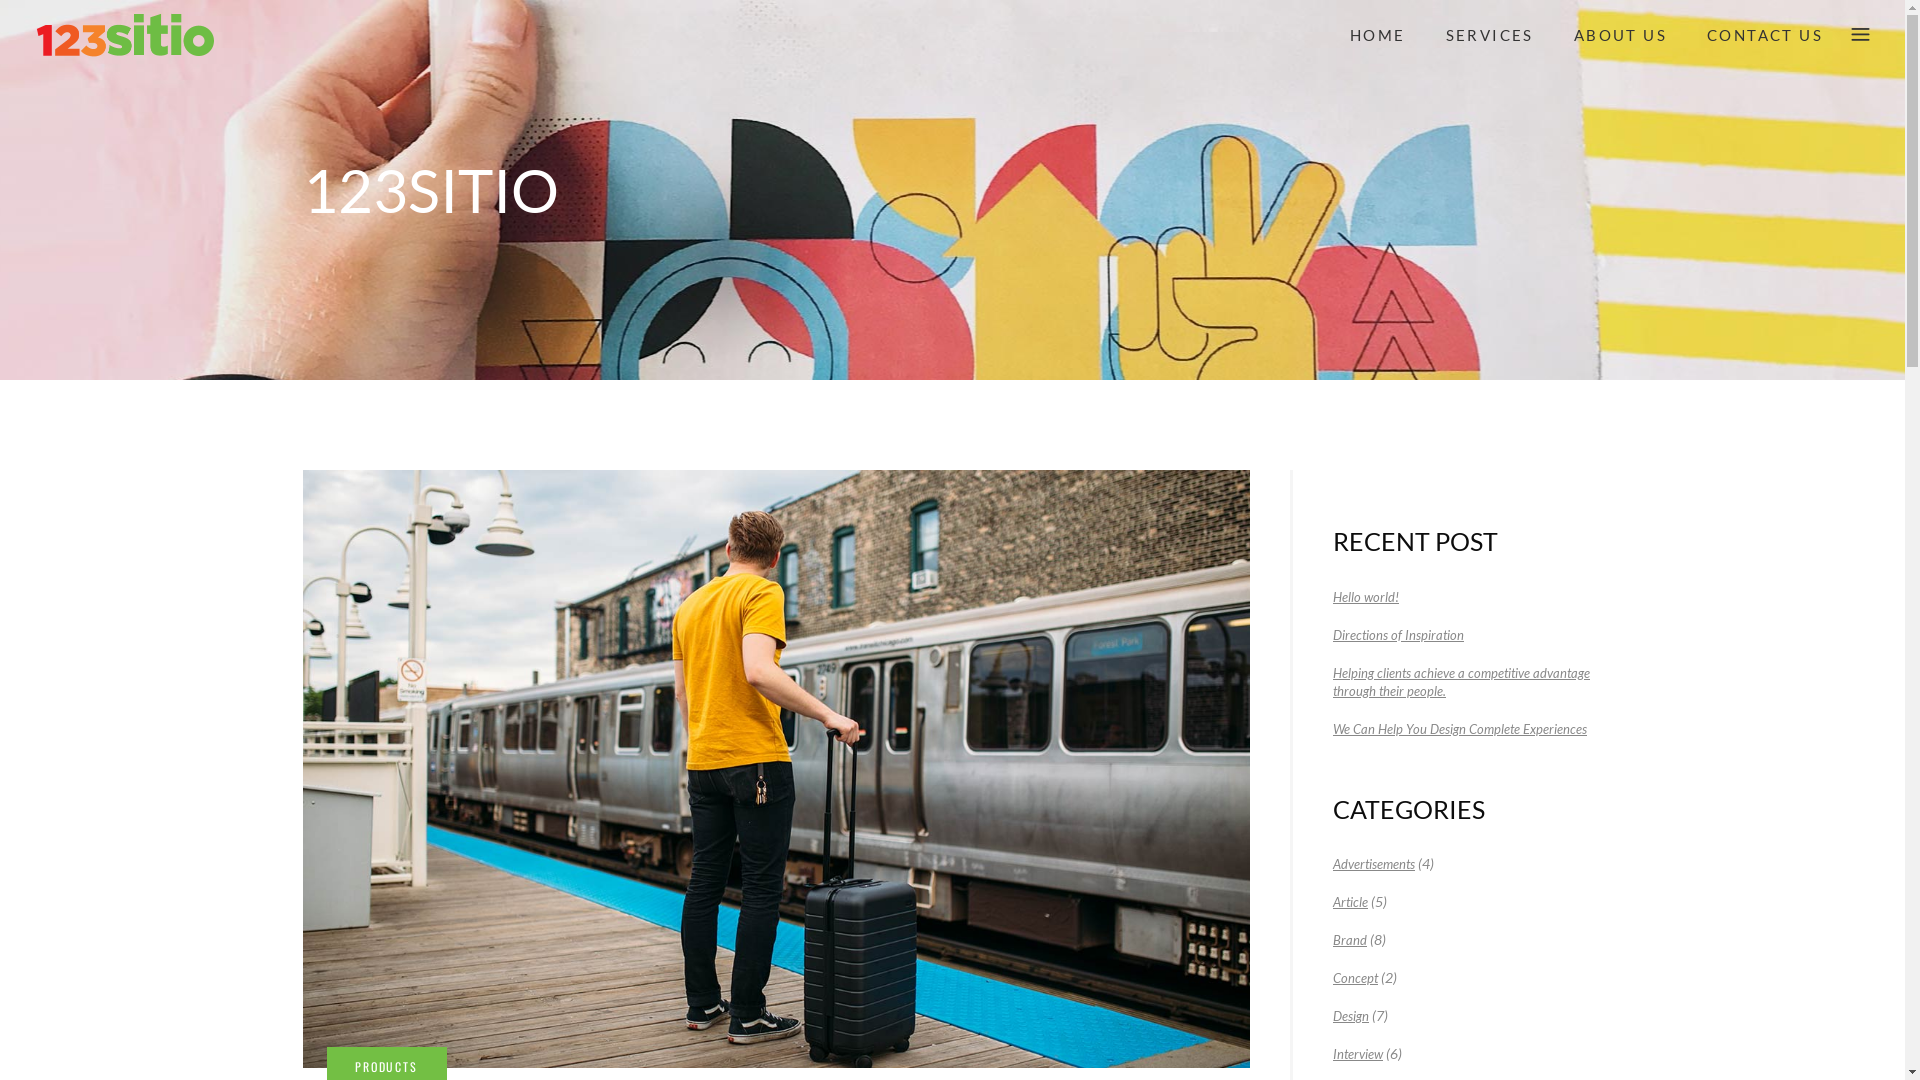 This screenshot has height=1080, width=1920. What do you see at coordinates (1355, 977) in the screenshot?
I see `'Concept'` at bounding box center [1355, 977].